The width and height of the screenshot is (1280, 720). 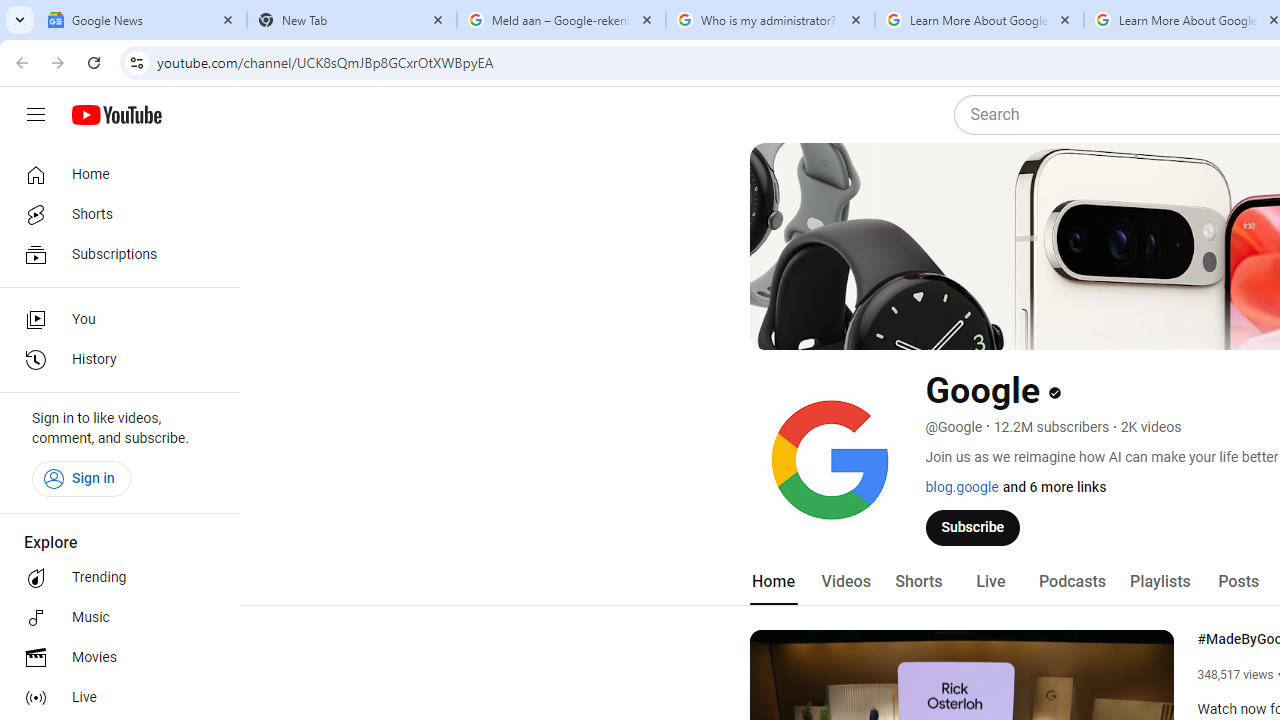 I want to click on 'YouTube Home', so click(x=115, y=115).